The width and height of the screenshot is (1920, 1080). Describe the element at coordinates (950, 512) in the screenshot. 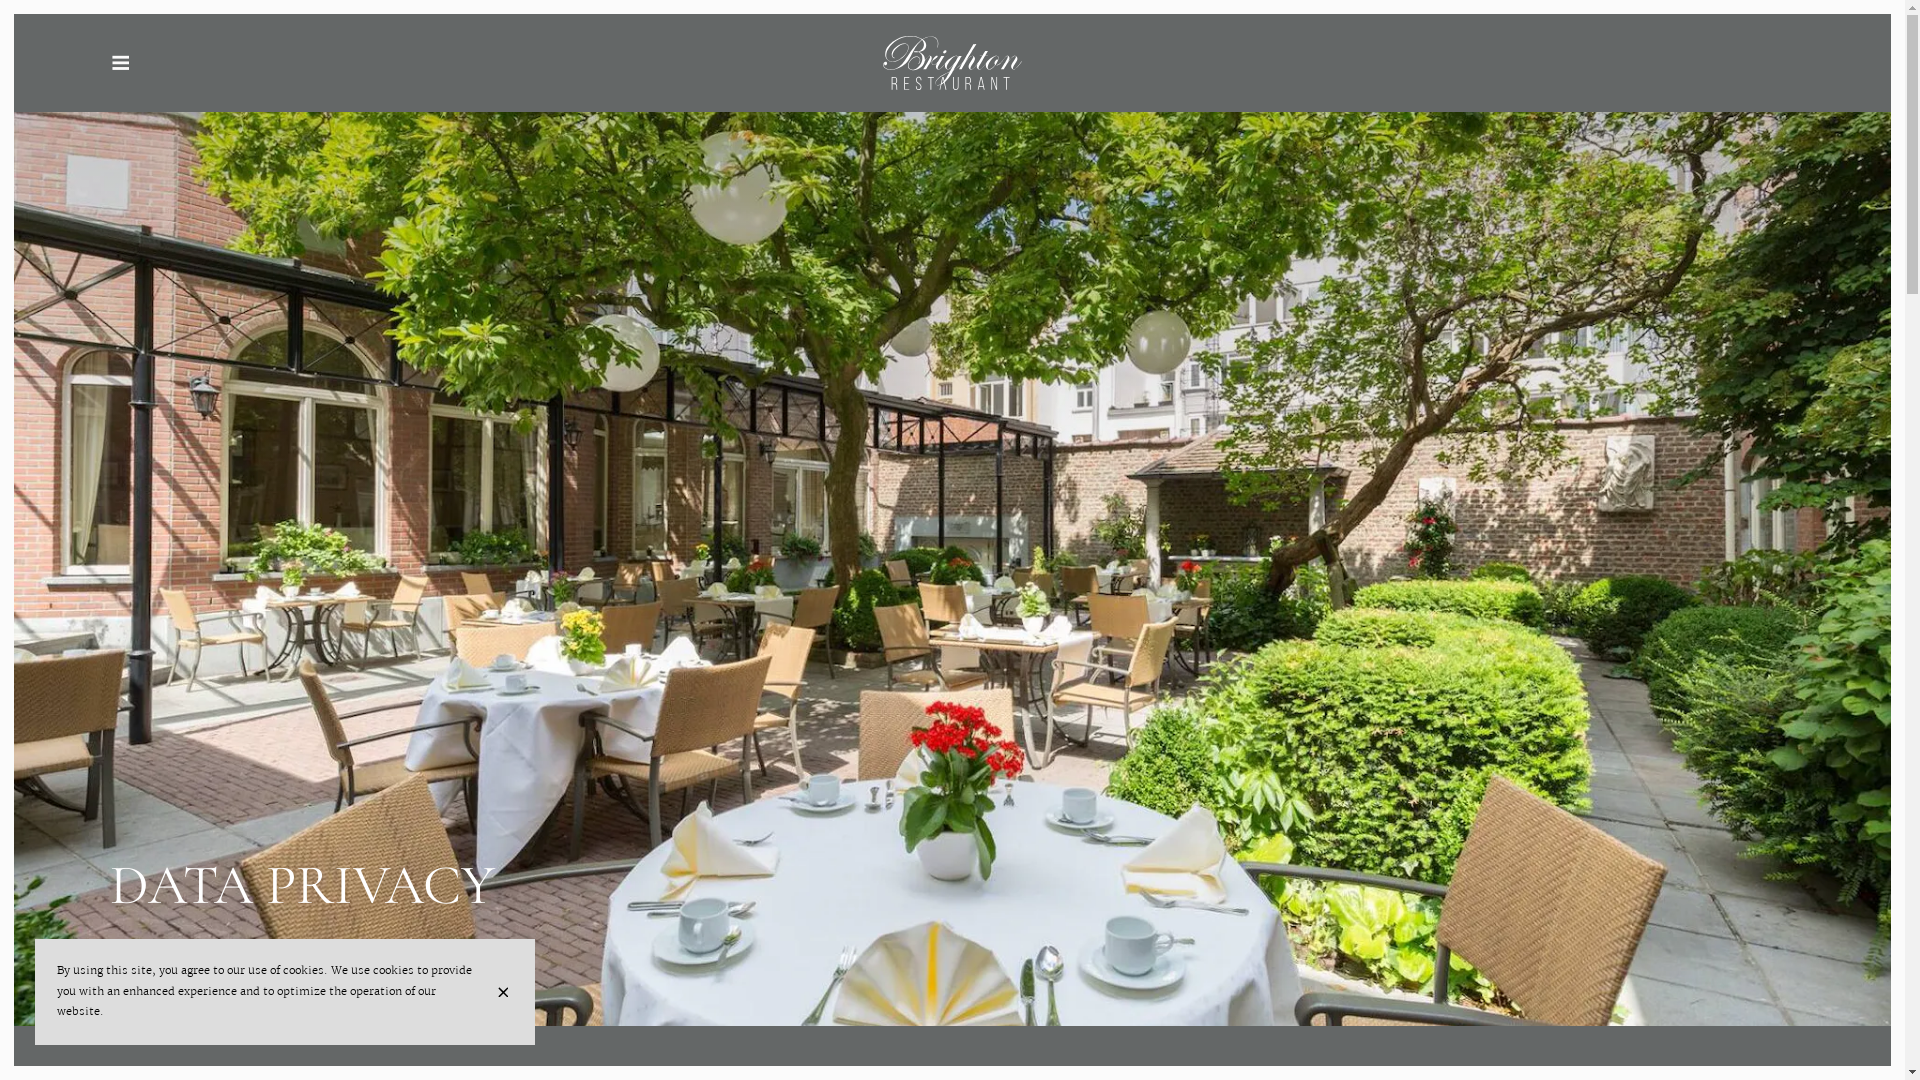

I see `'cover'` at that location.